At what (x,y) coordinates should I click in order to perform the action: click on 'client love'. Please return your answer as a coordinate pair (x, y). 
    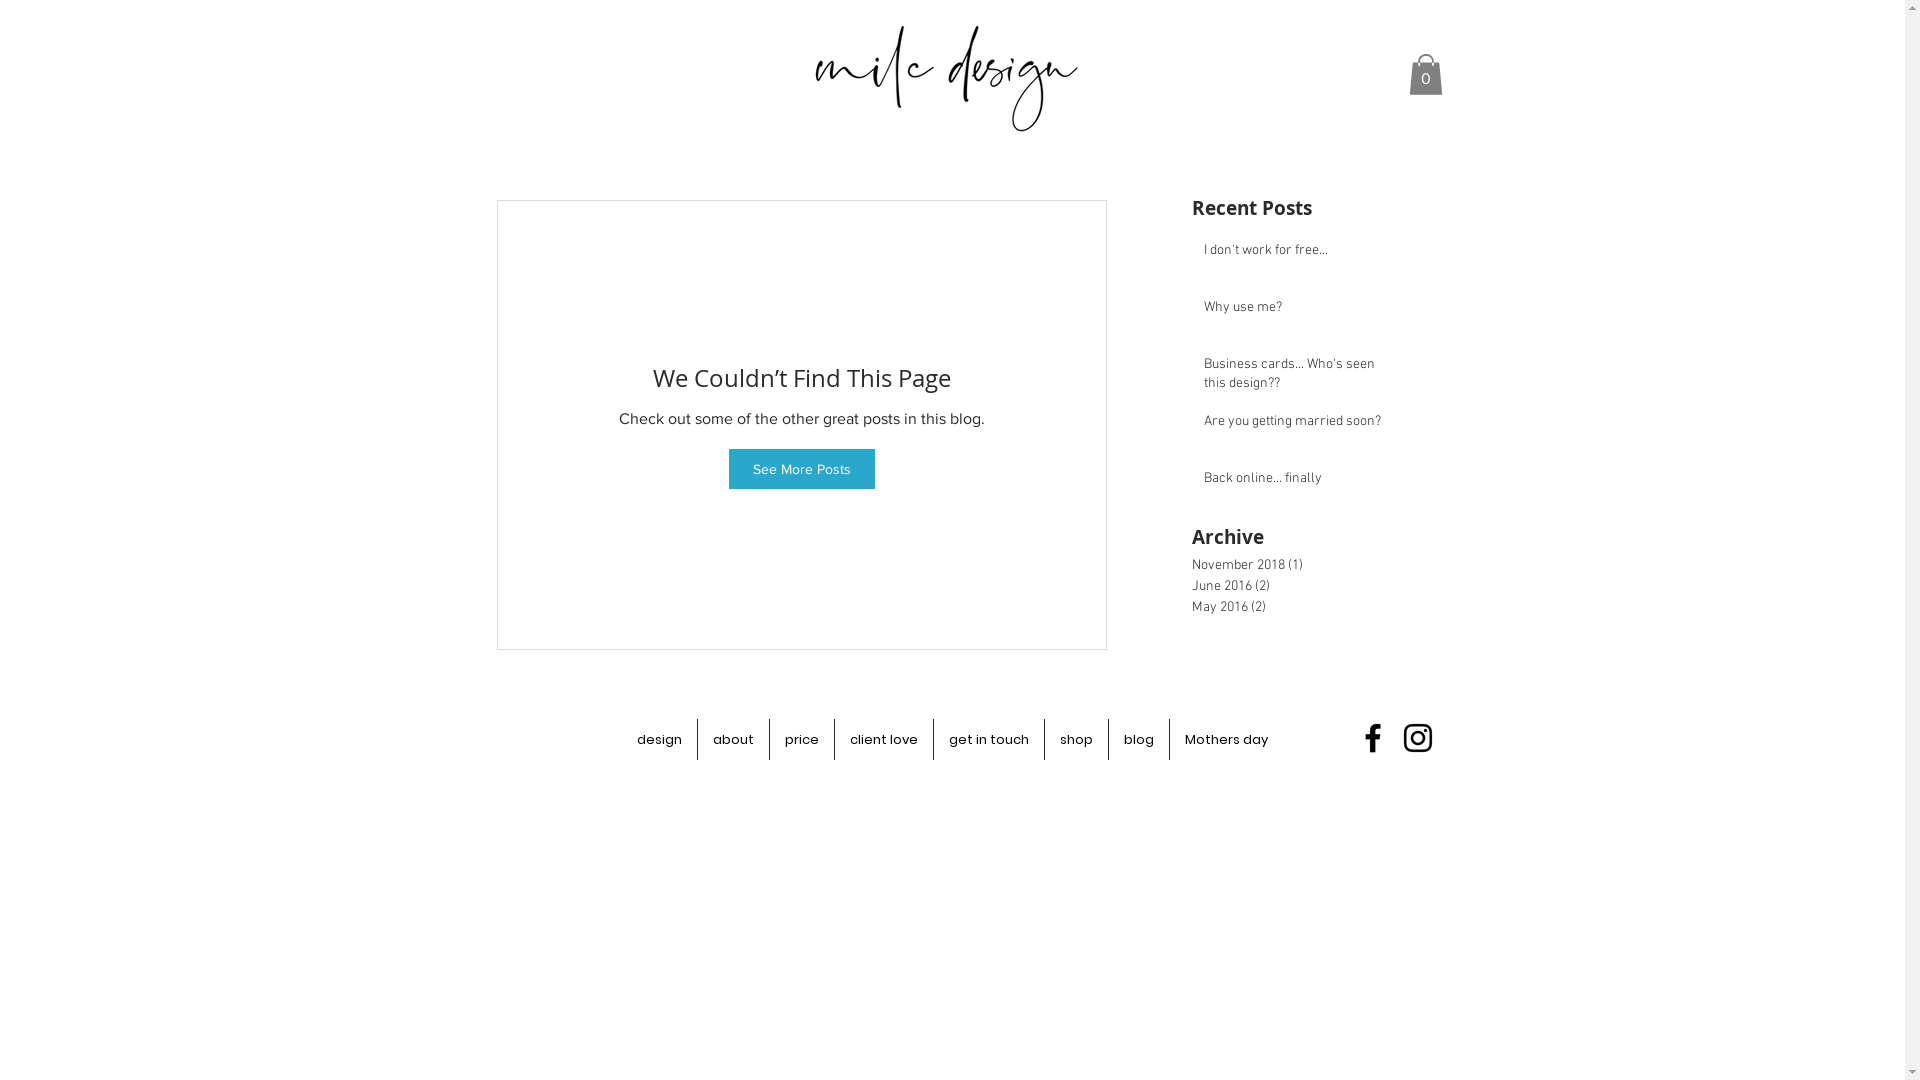
    Looking at the image, I should click on (882, 739).